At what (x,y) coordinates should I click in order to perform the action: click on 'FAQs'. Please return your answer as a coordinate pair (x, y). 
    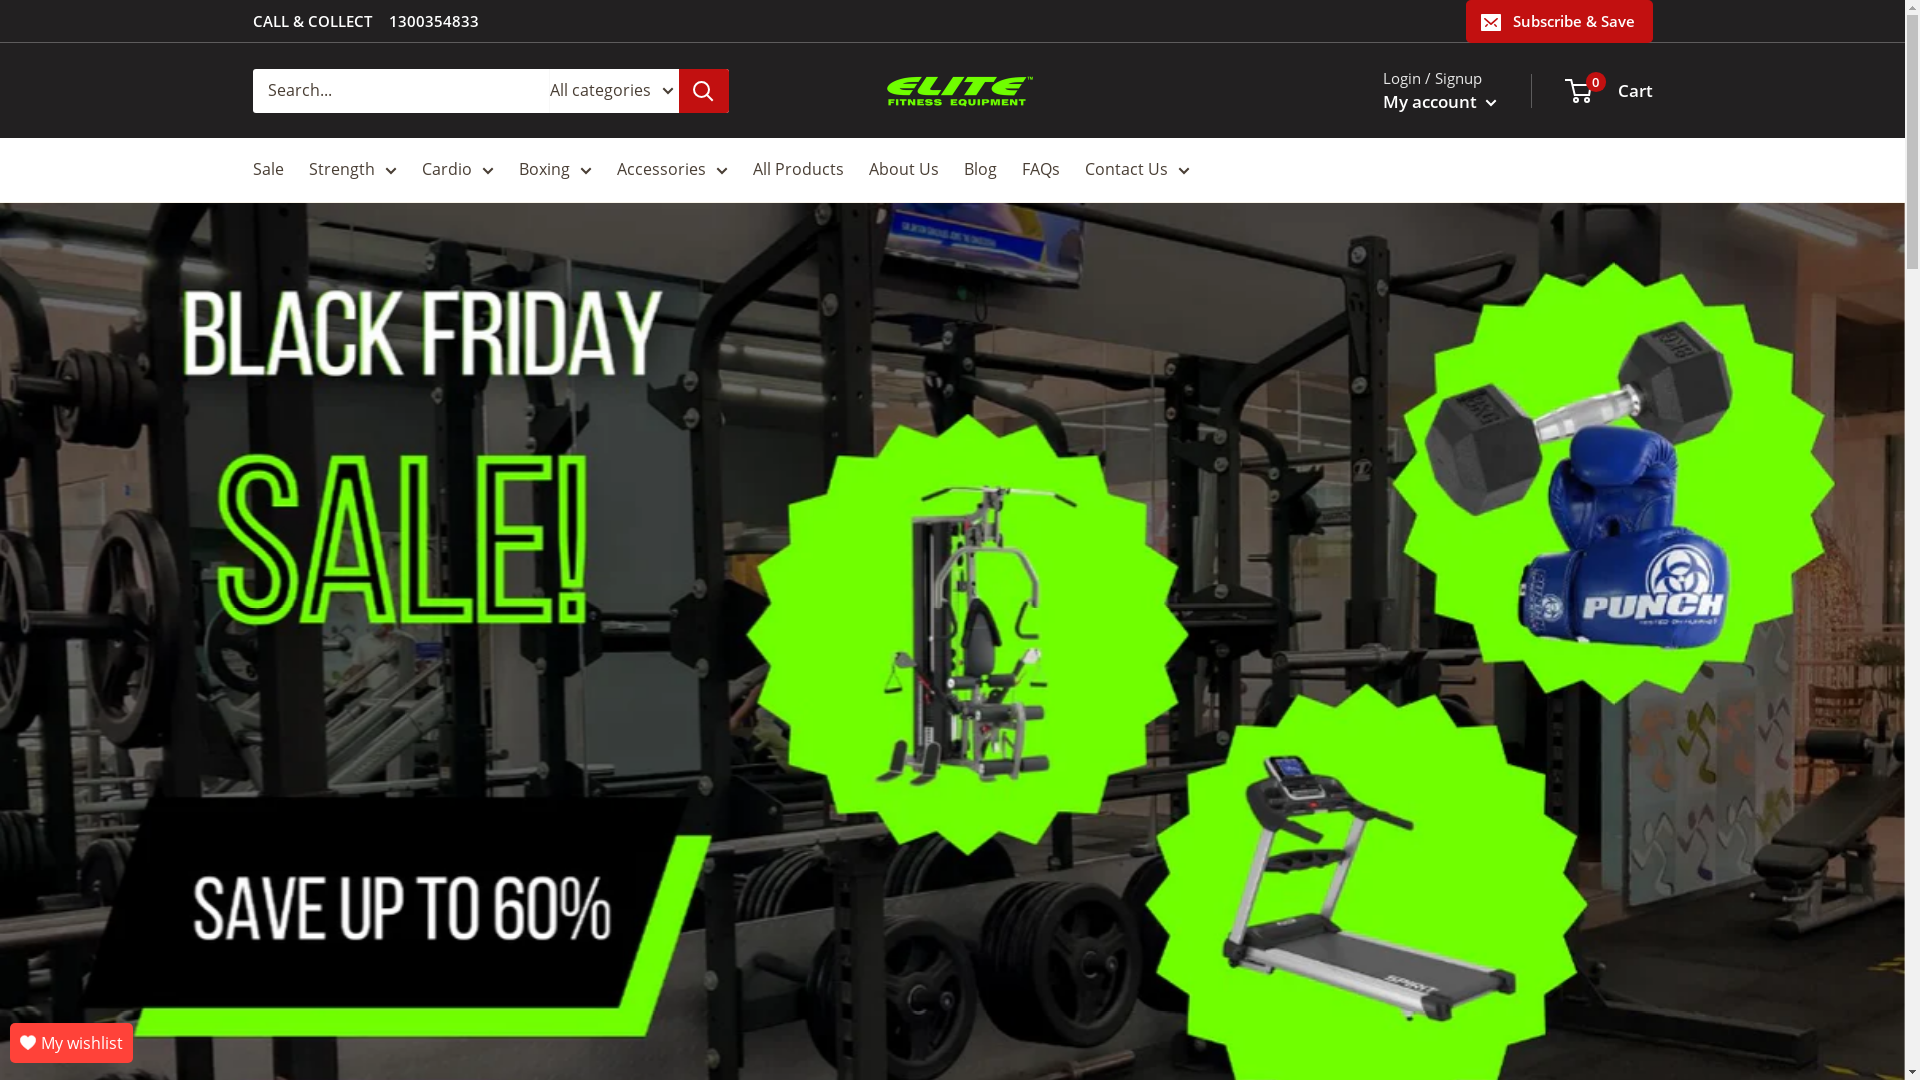
    Looking at the image, I should click on (1040, 168).